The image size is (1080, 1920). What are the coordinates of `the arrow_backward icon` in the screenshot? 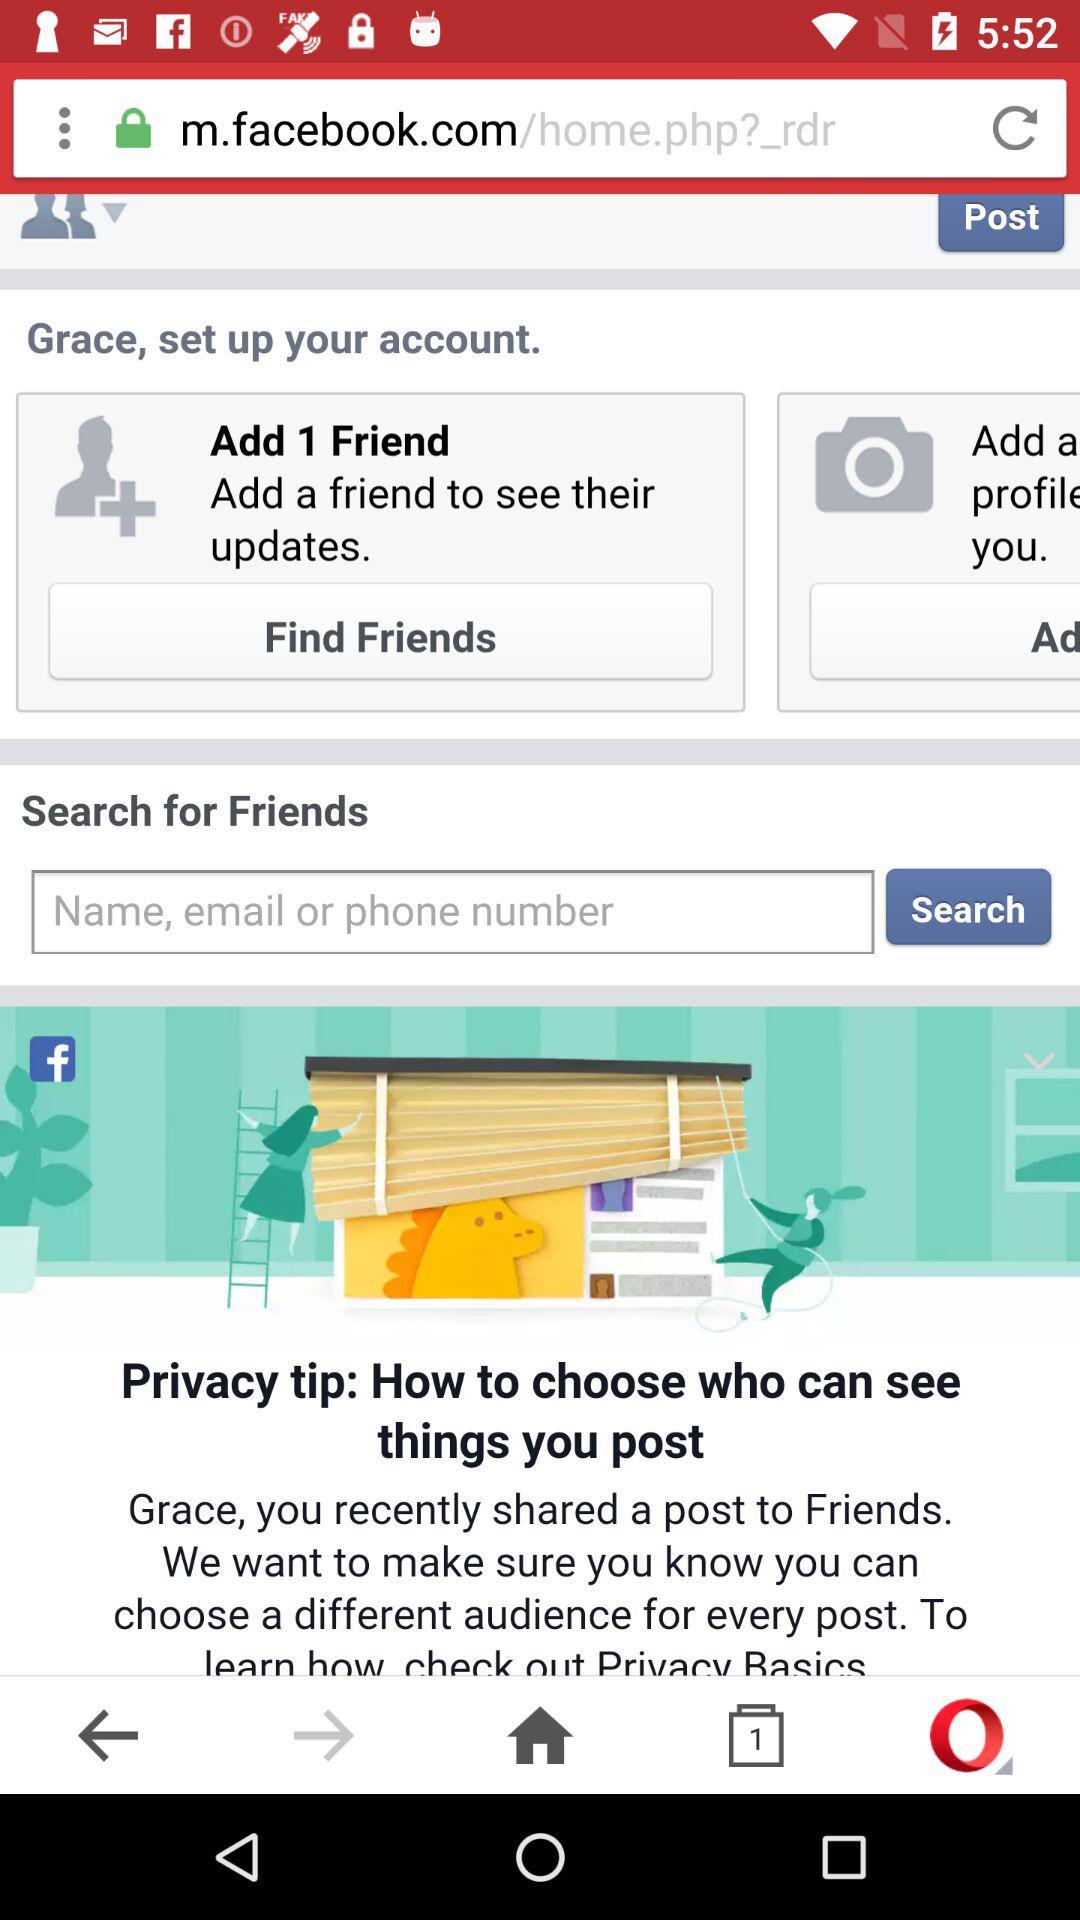 It's located at (108, 1734).